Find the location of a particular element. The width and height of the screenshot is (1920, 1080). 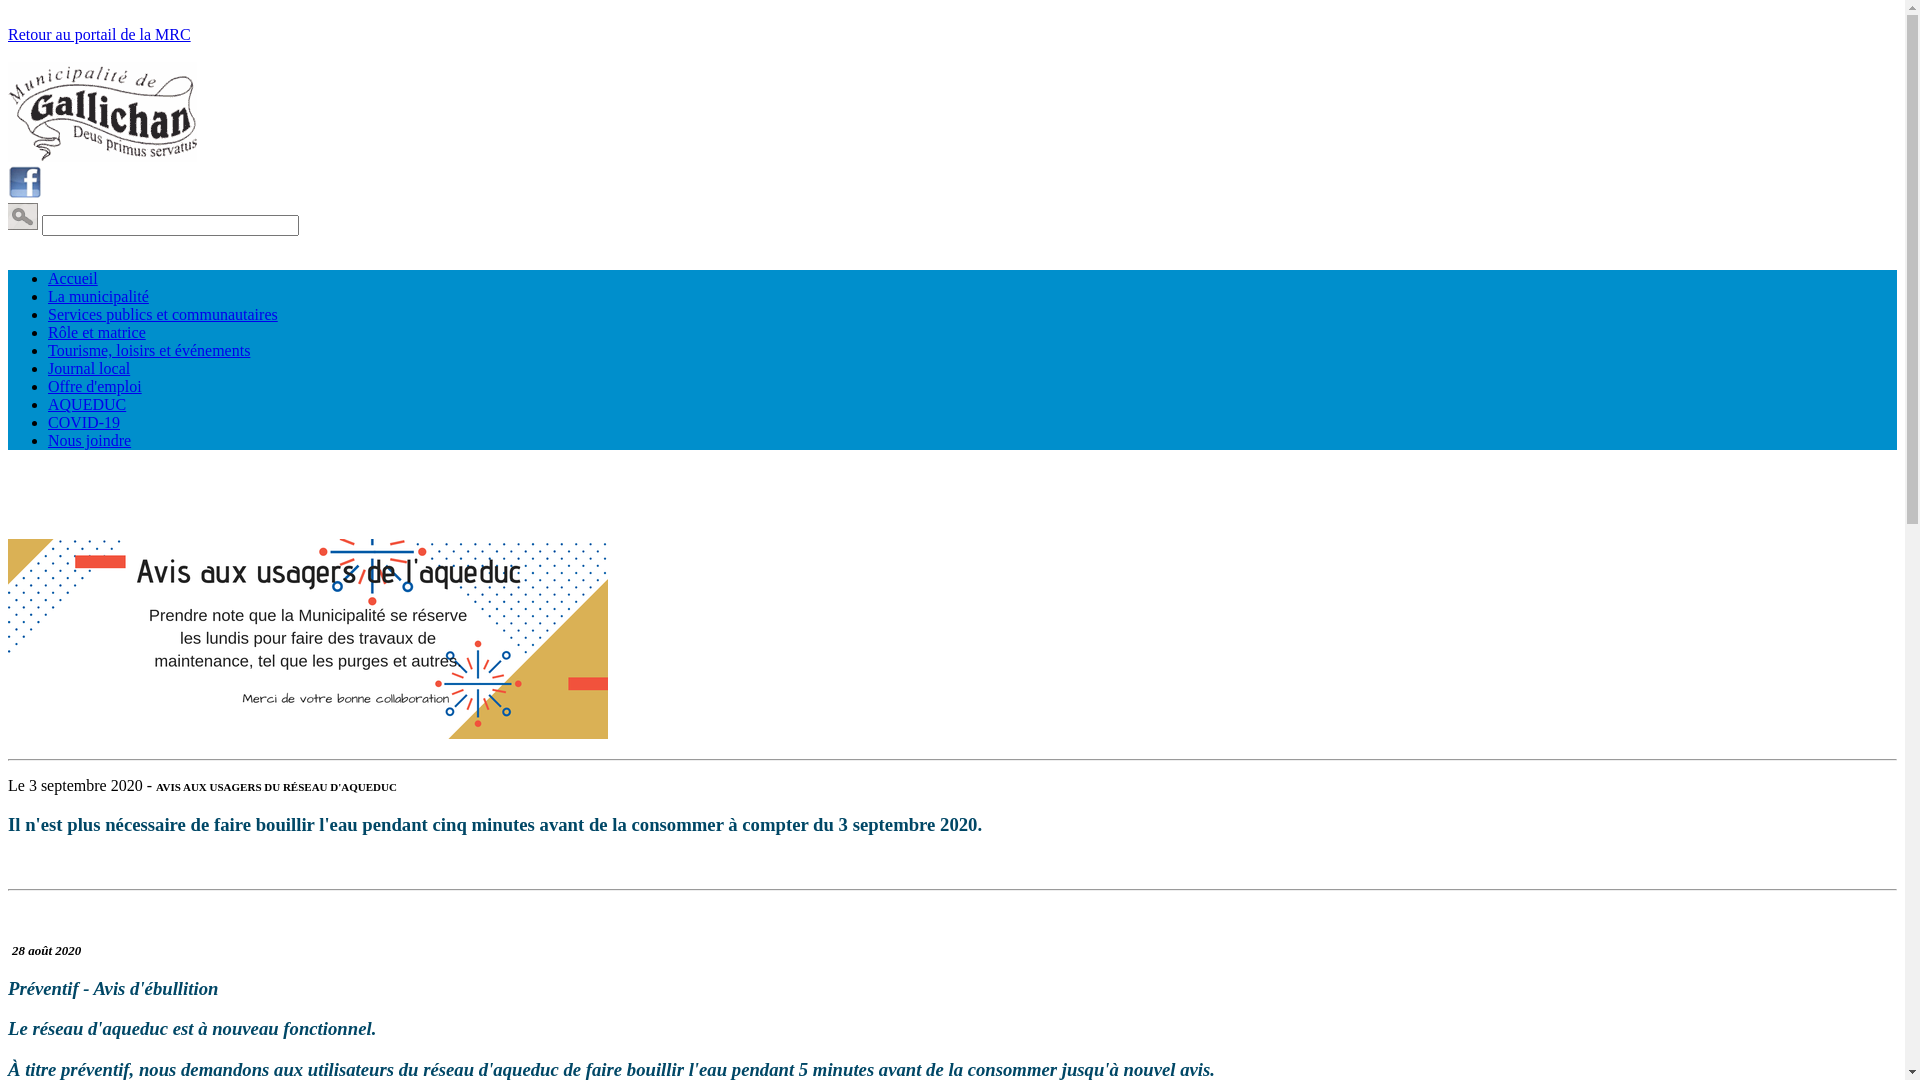

'Accueil' is located at coordinates (72, 278).